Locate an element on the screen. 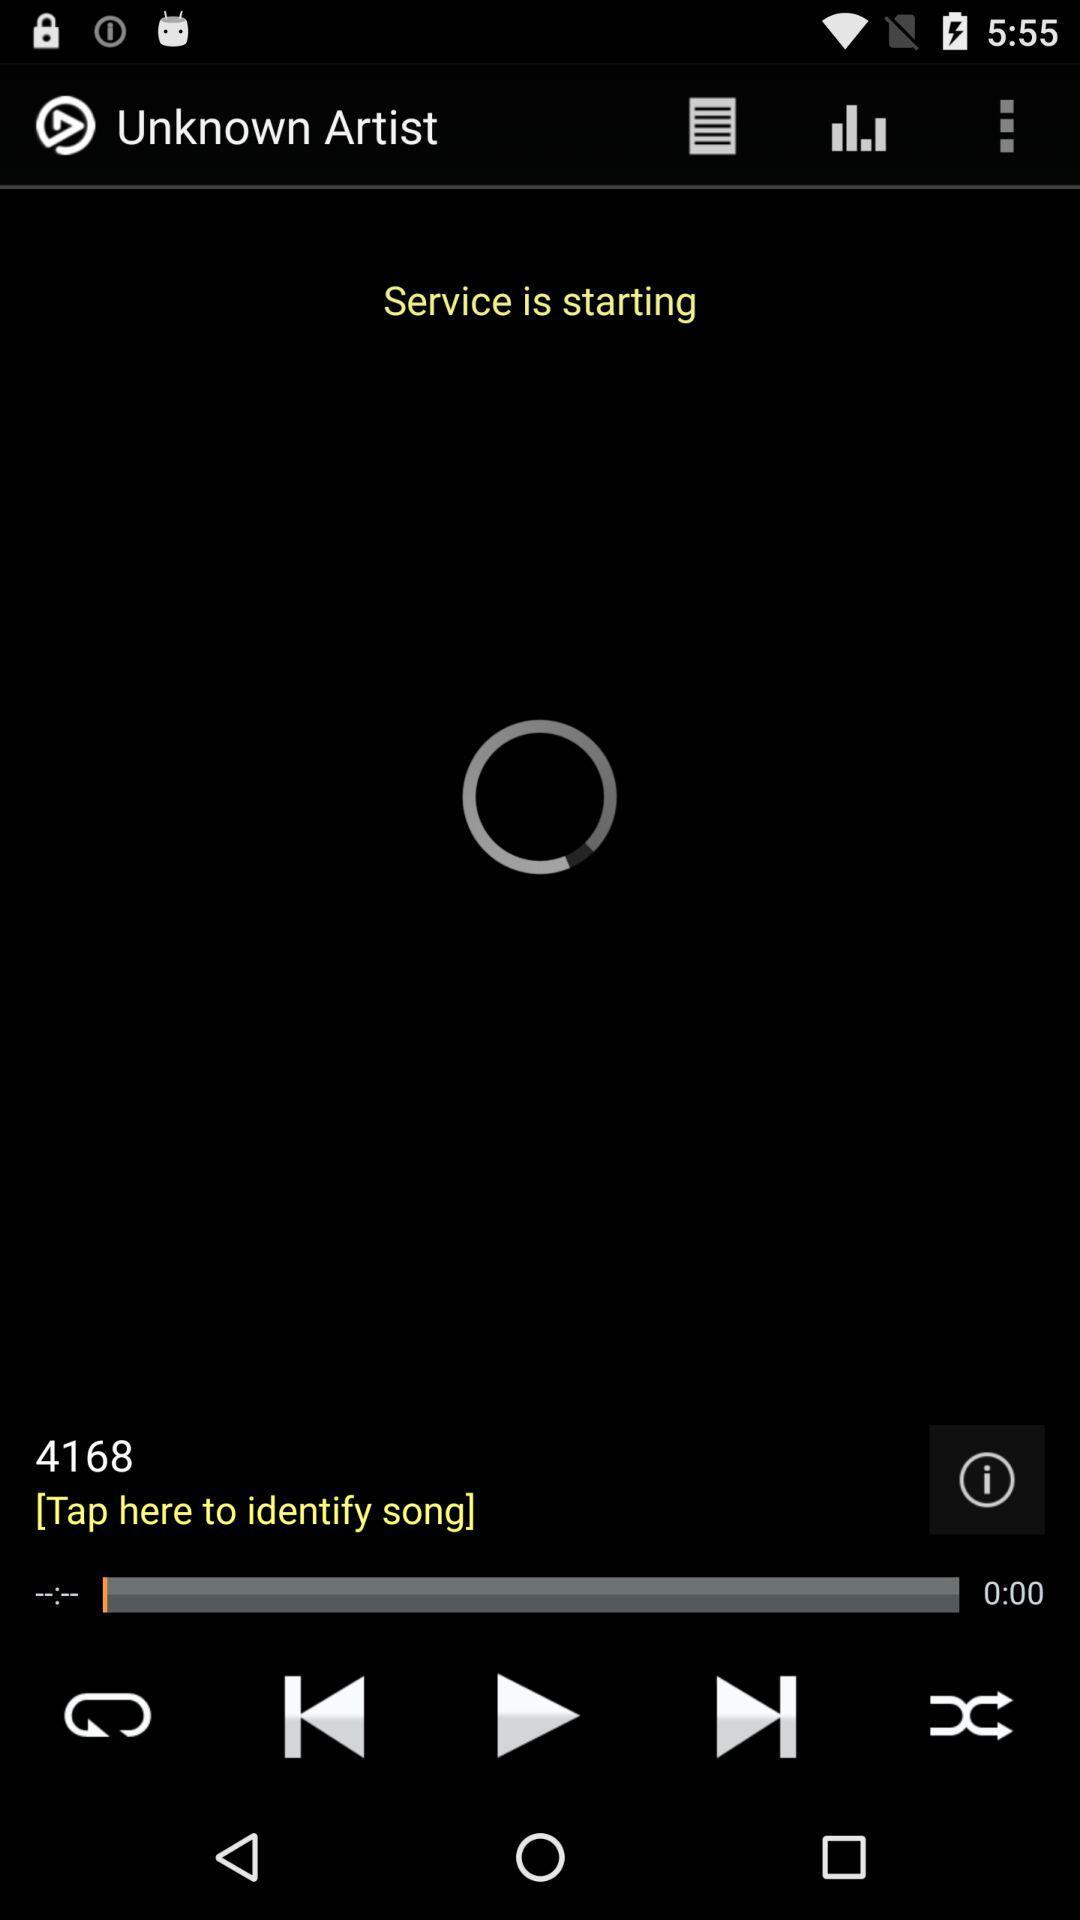  icon above service is starting item is located at coordinates (858, 124).